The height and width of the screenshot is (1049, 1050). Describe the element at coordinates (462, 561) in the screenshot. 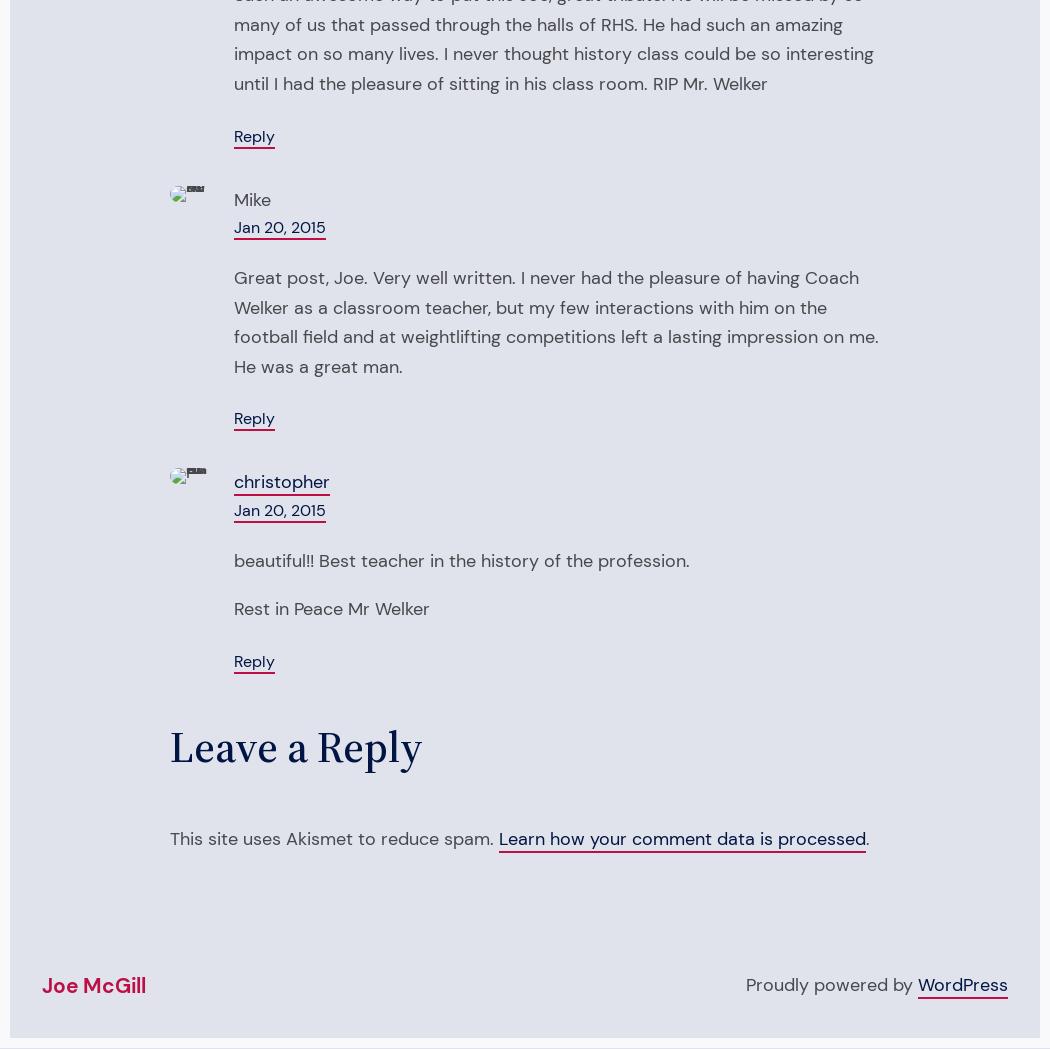

I see `'beautiful!! Best teacher in the history of the profession.'` at that location.